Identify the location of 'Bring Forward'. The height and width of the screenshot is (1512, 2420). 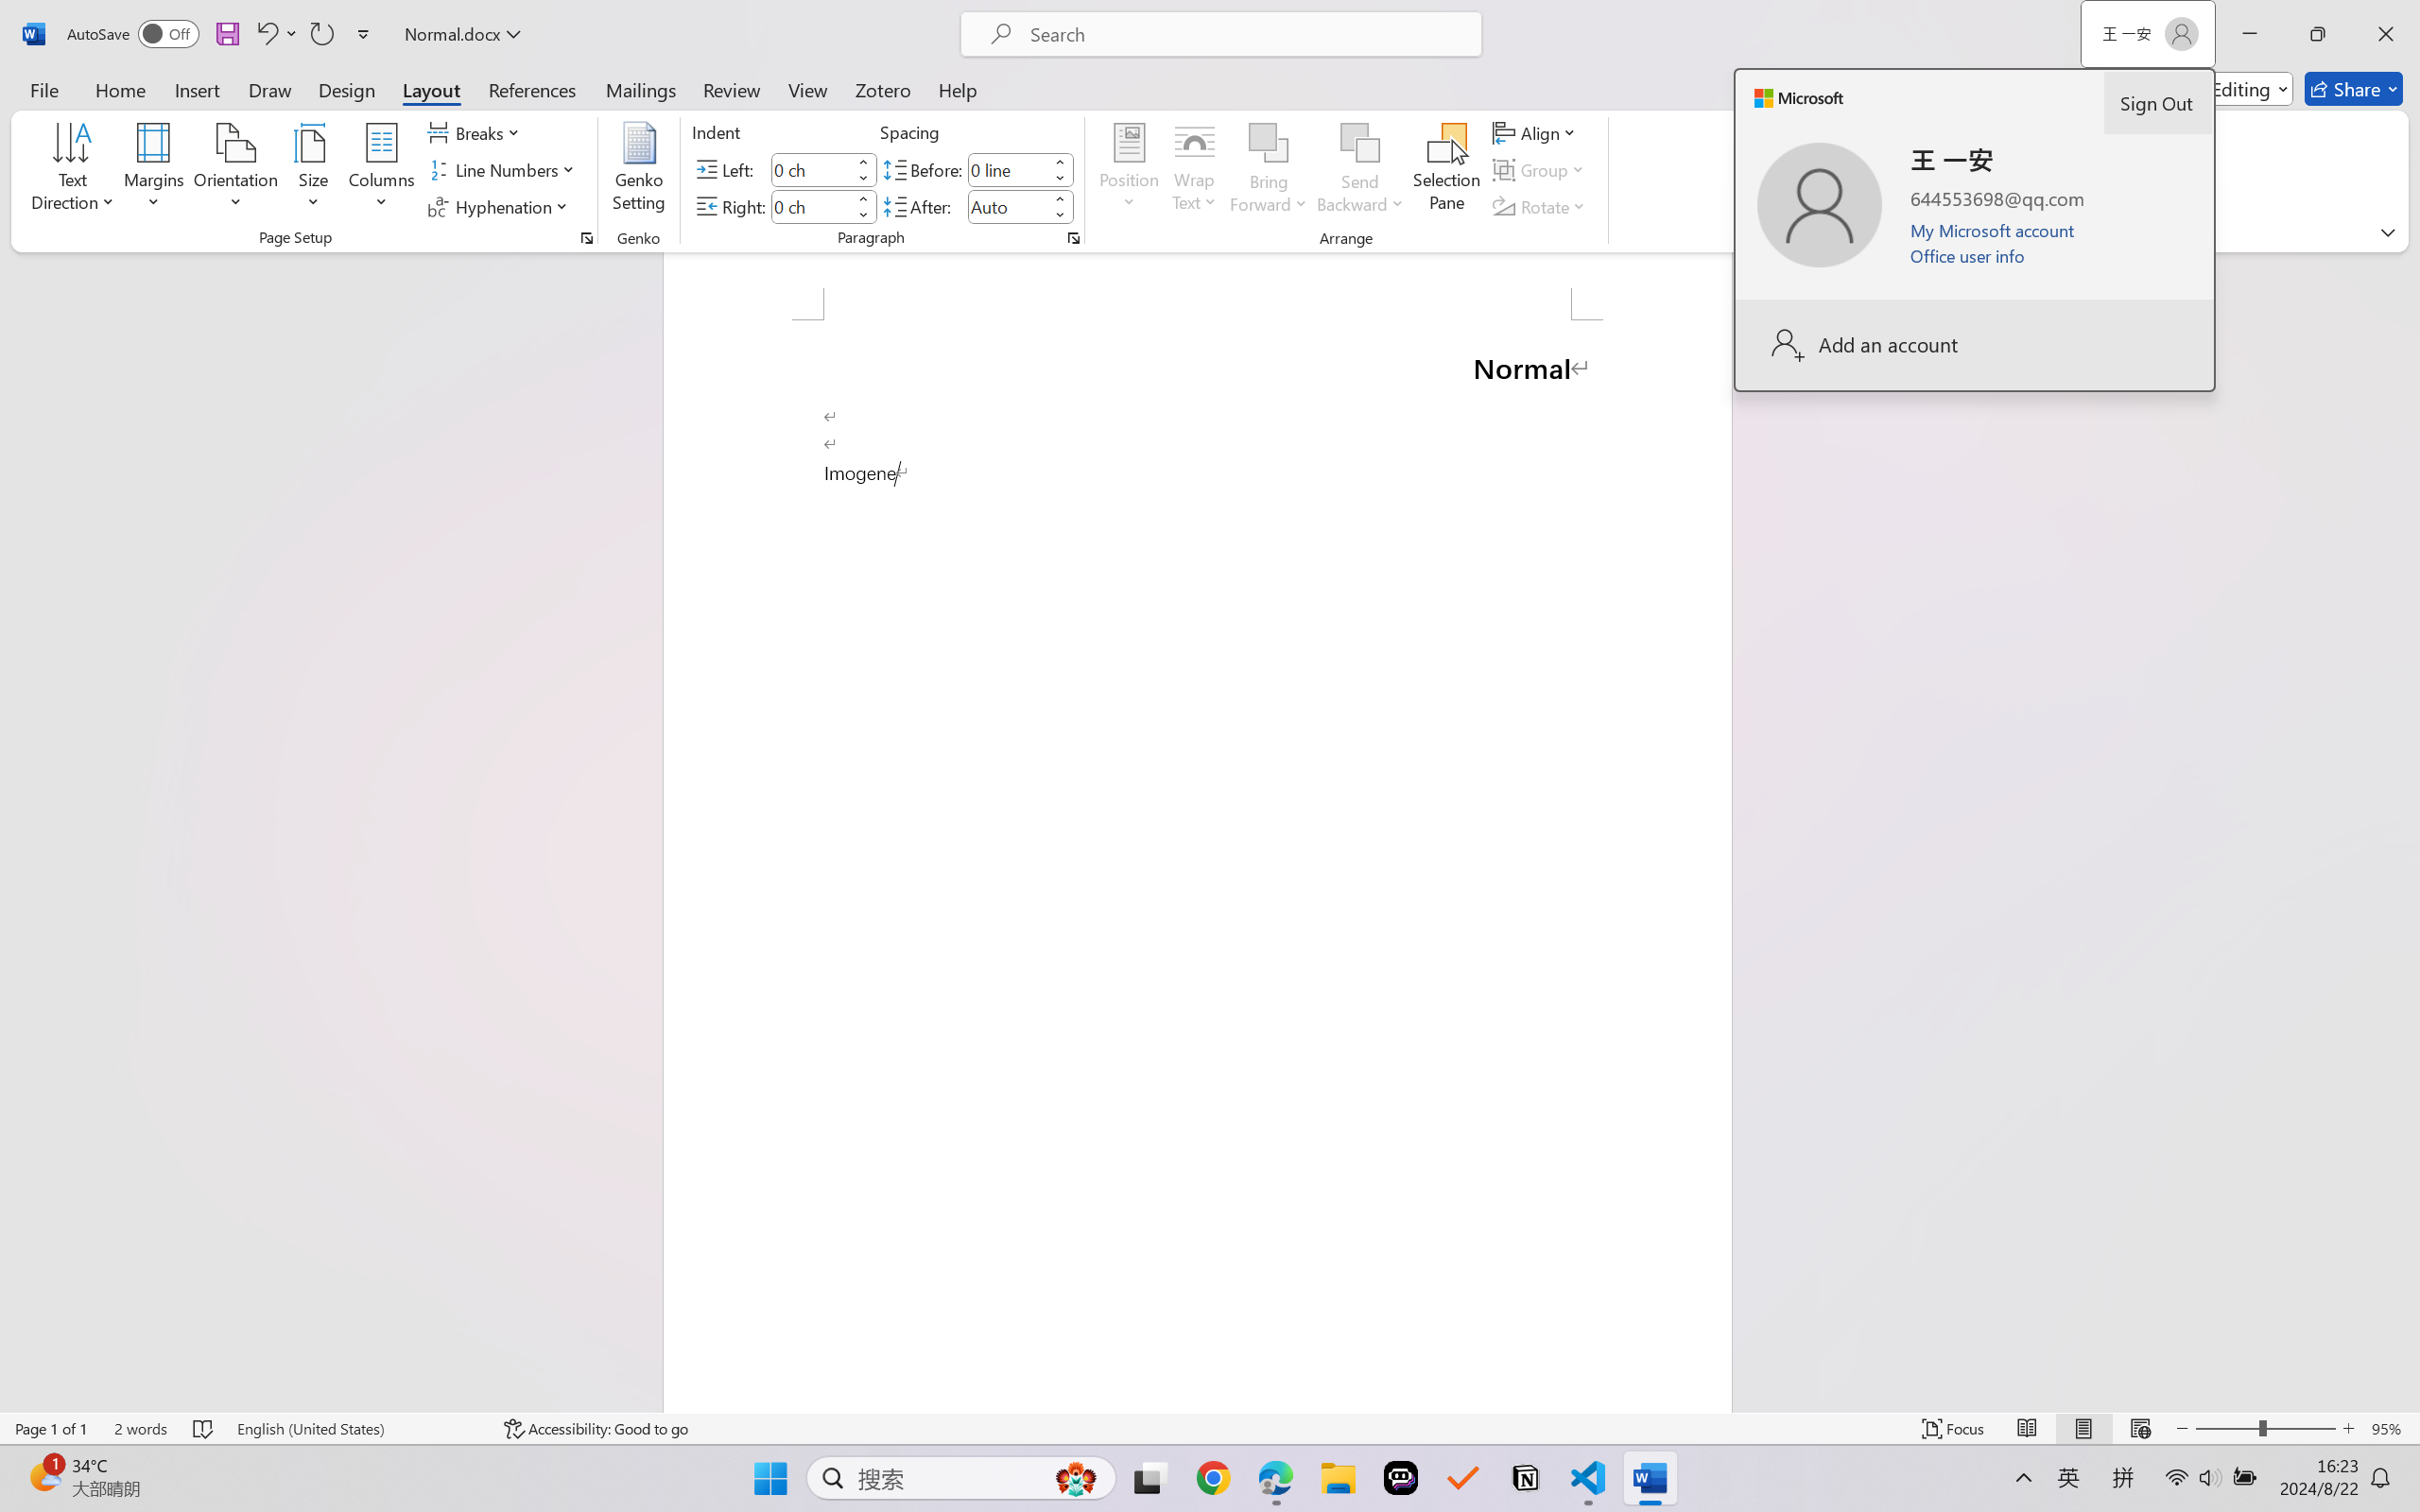
(1269, 170).